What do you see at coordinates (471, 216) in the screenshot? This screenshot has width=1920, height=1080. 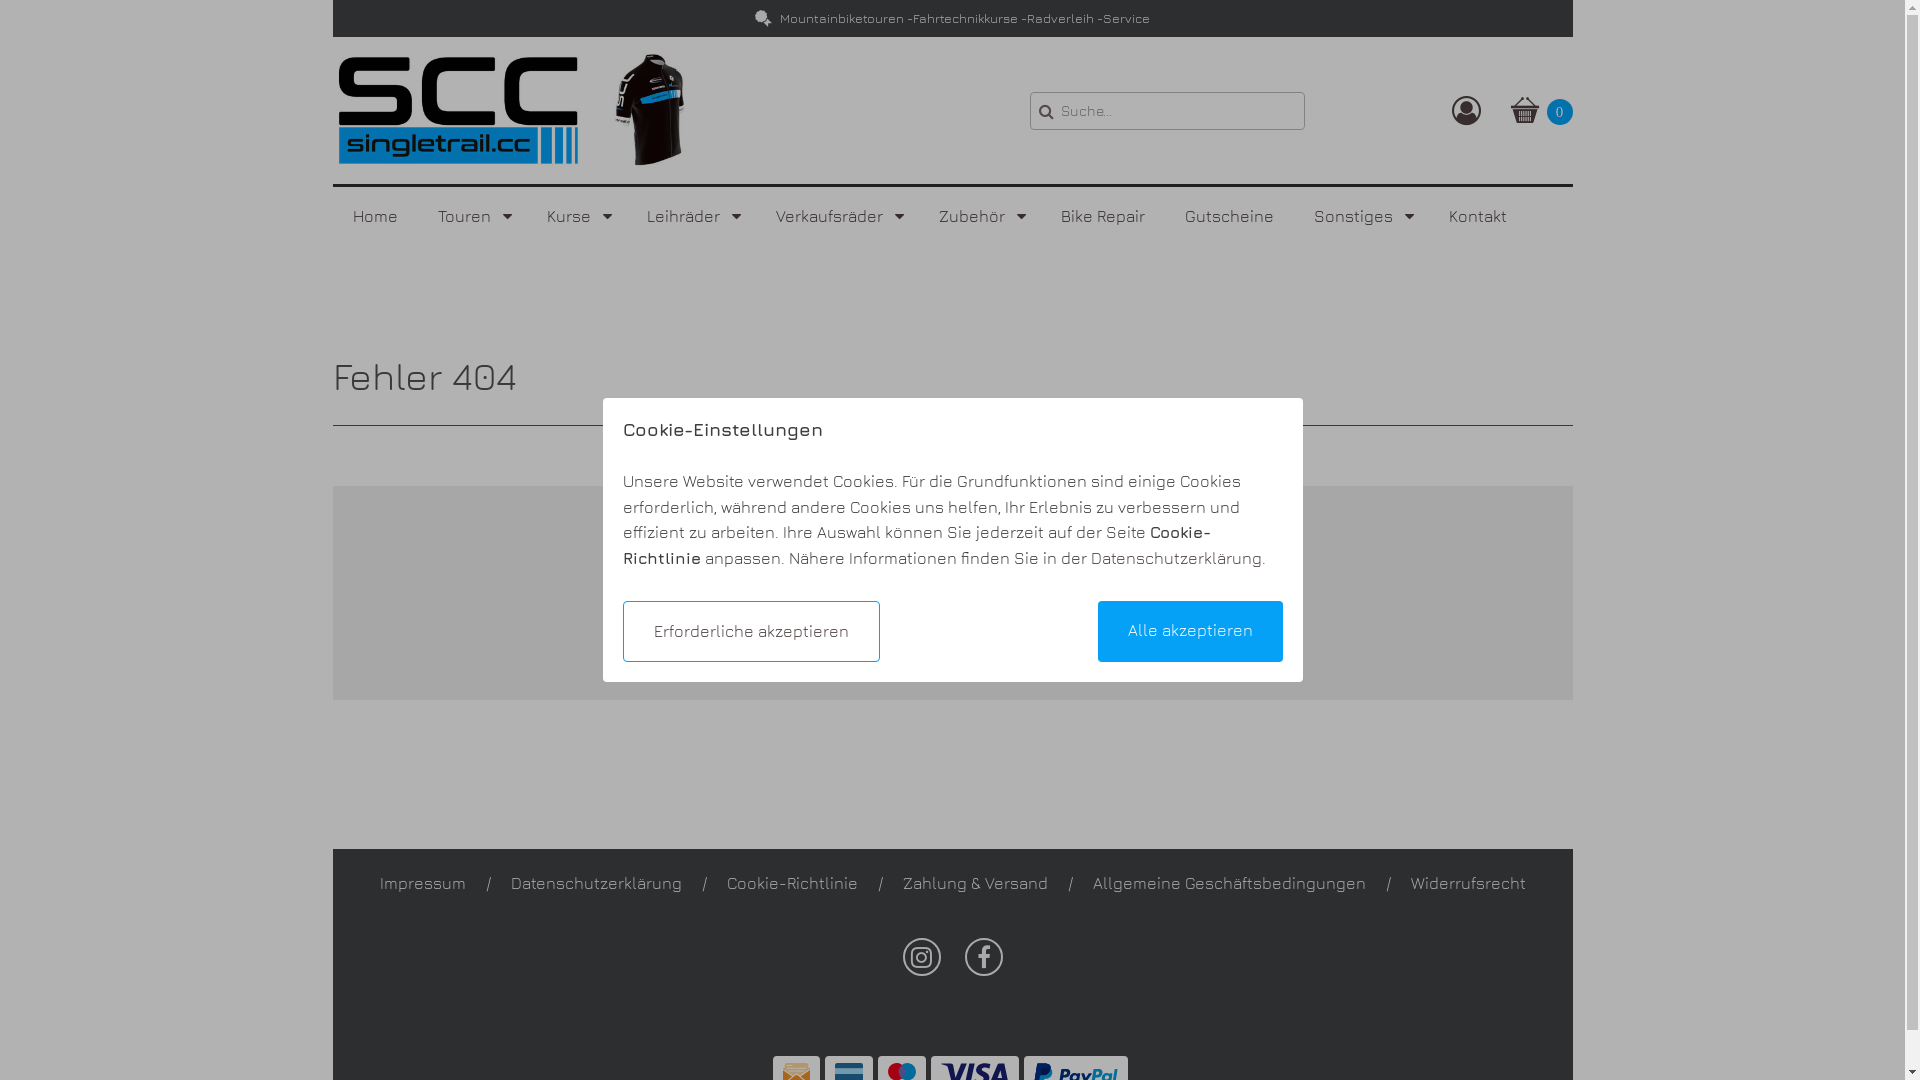 I see `'Touren'` at bounding box center [471, 216].